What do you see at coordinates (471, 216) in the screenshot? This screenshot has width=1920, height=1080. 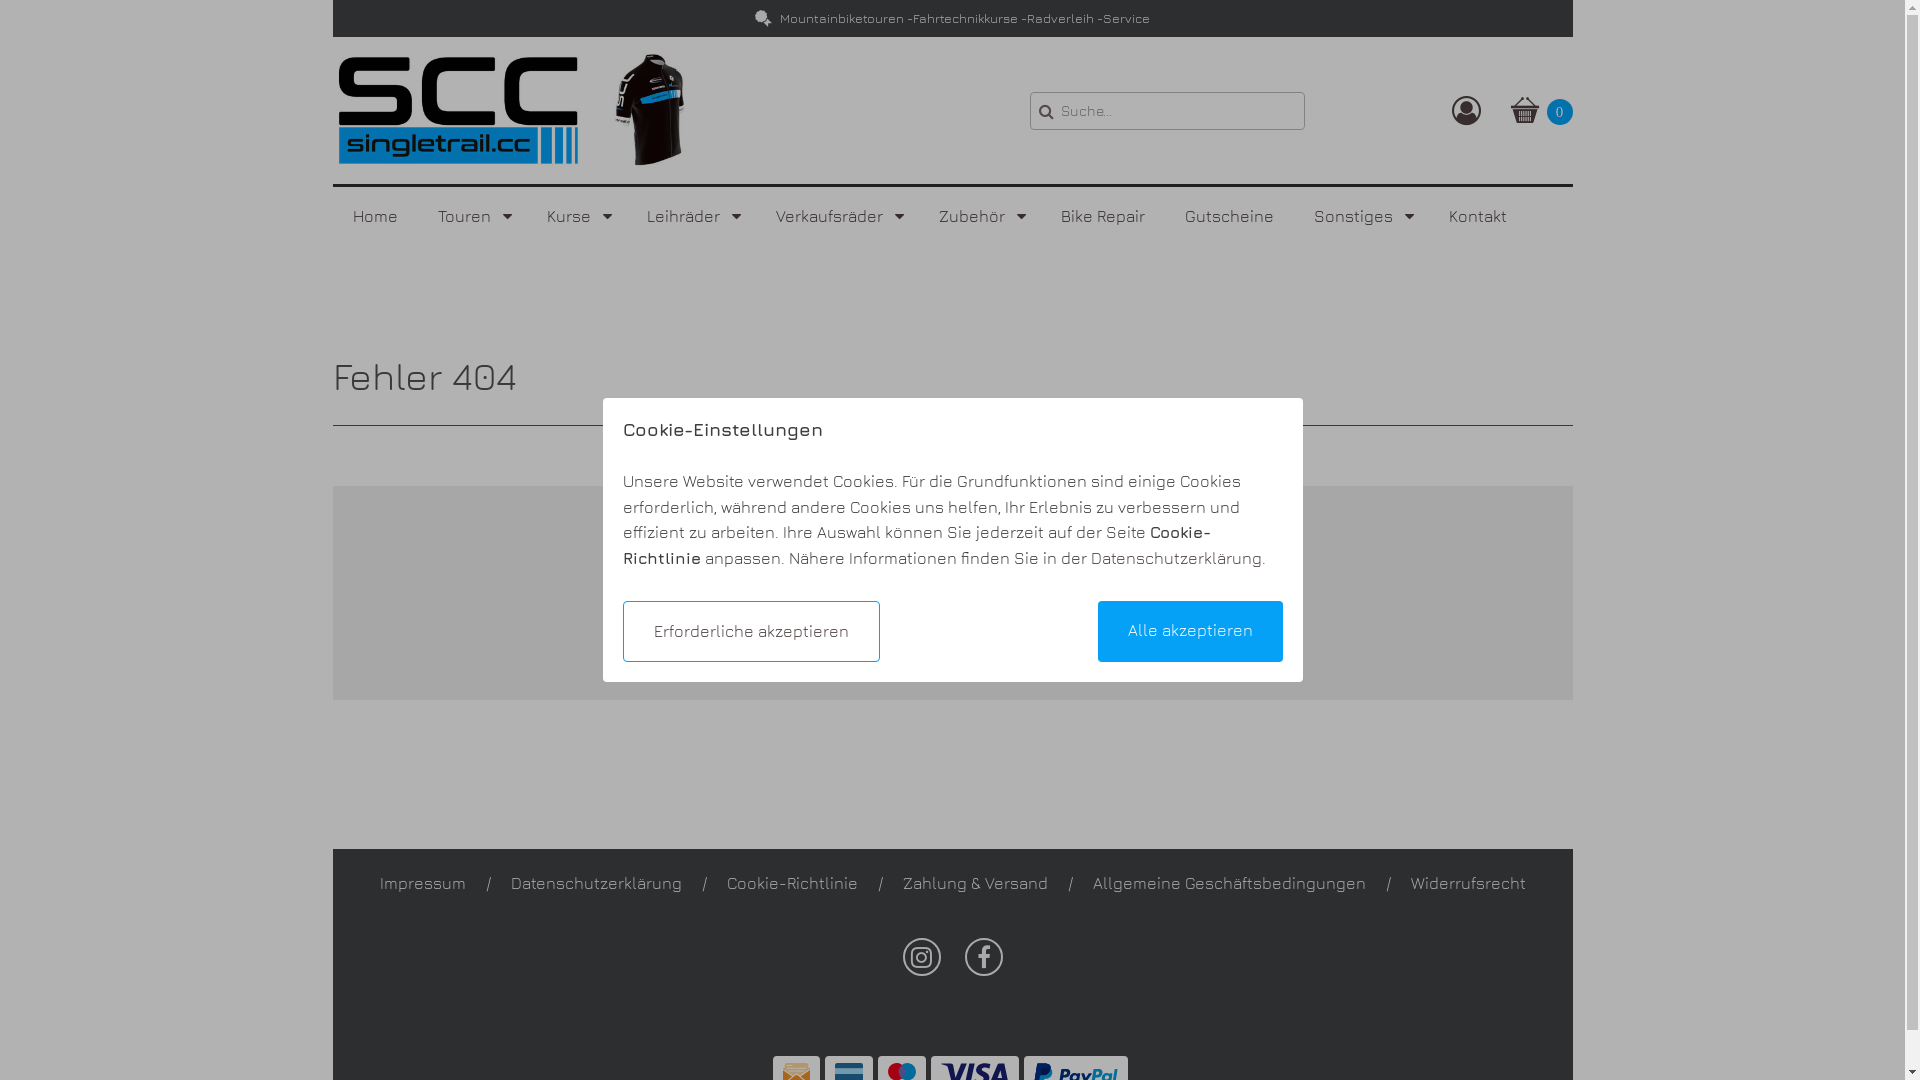 I see `'Touren'` at bounding box center [471, 216].